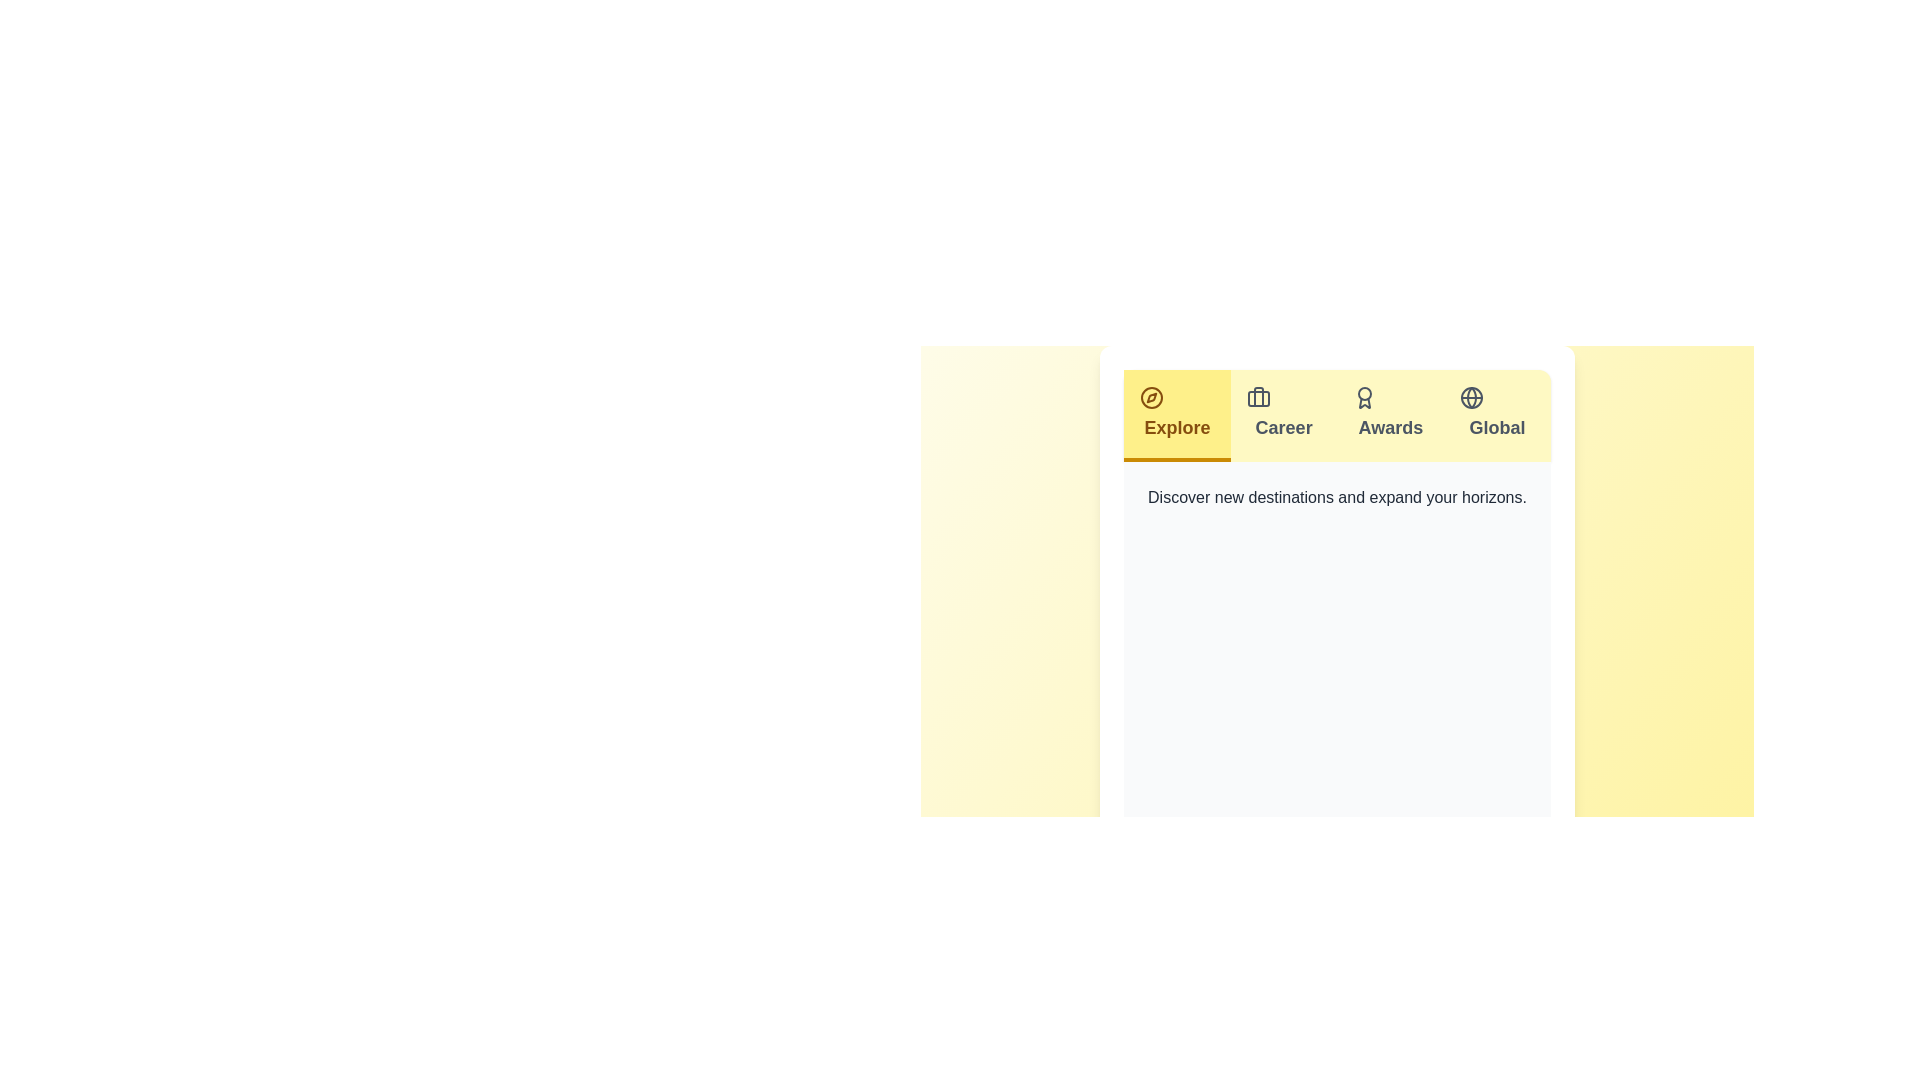 This screenshot has height=1080, width=1920. Describe the element at coordinates (1497, 415) in the screenshot. I see `the tab labeled Global to view its content` at that location.